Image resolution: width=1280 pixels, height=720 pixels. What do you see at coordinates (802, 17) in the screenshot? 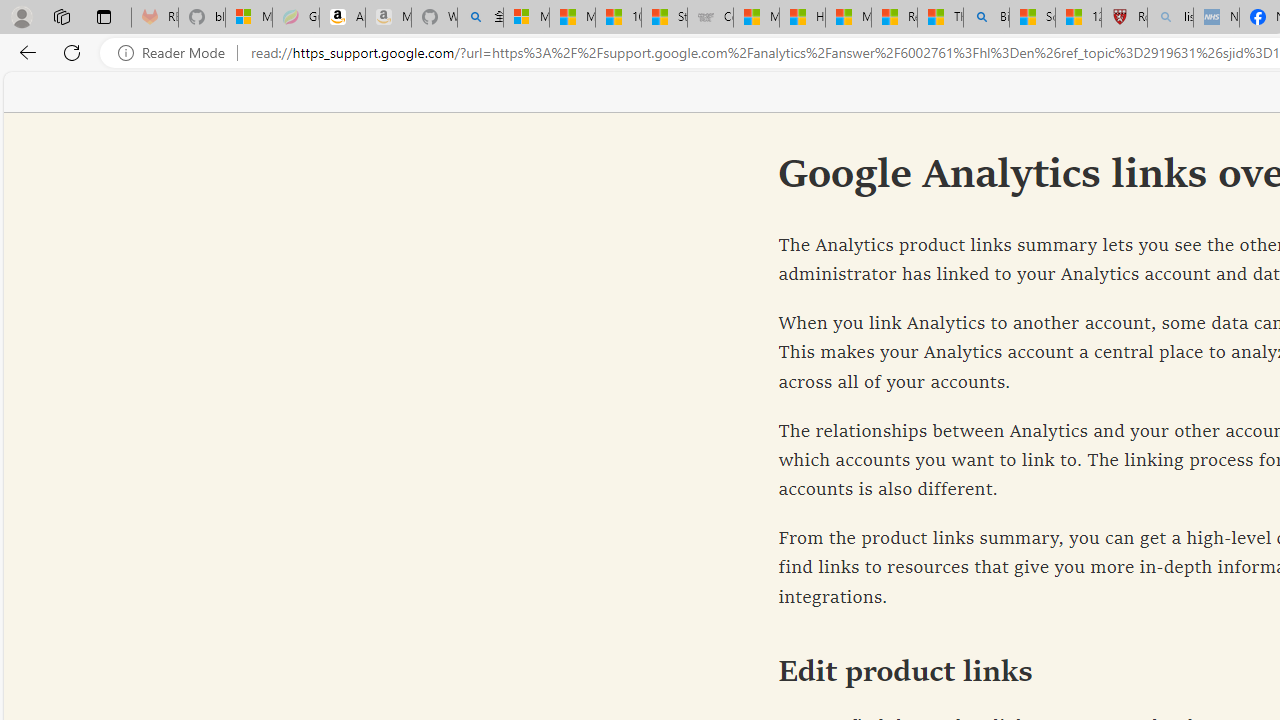
I see `'How I Got Rid of Microsoft Edge'` at bounding box center [802, 17].